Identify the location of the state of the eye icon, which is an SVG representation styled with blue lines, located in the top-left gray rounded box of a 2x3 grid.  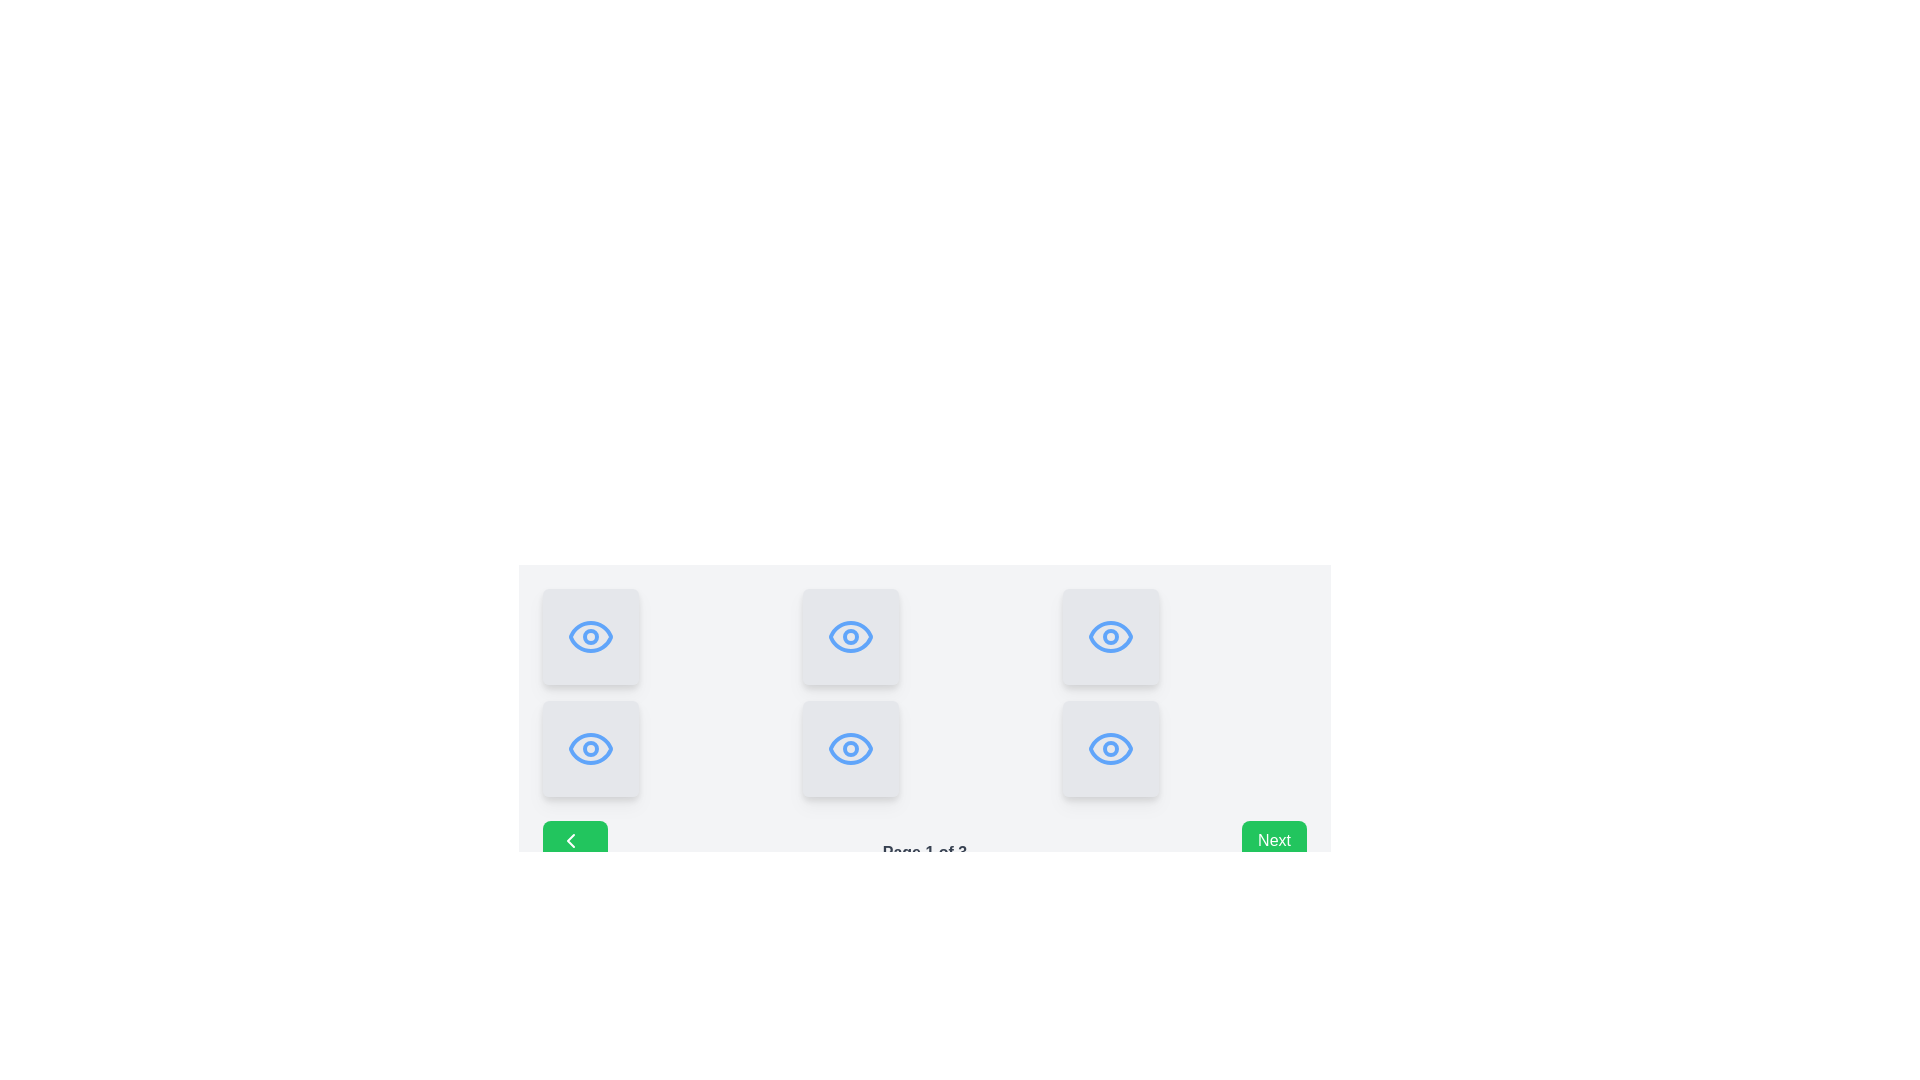
(589, 636).